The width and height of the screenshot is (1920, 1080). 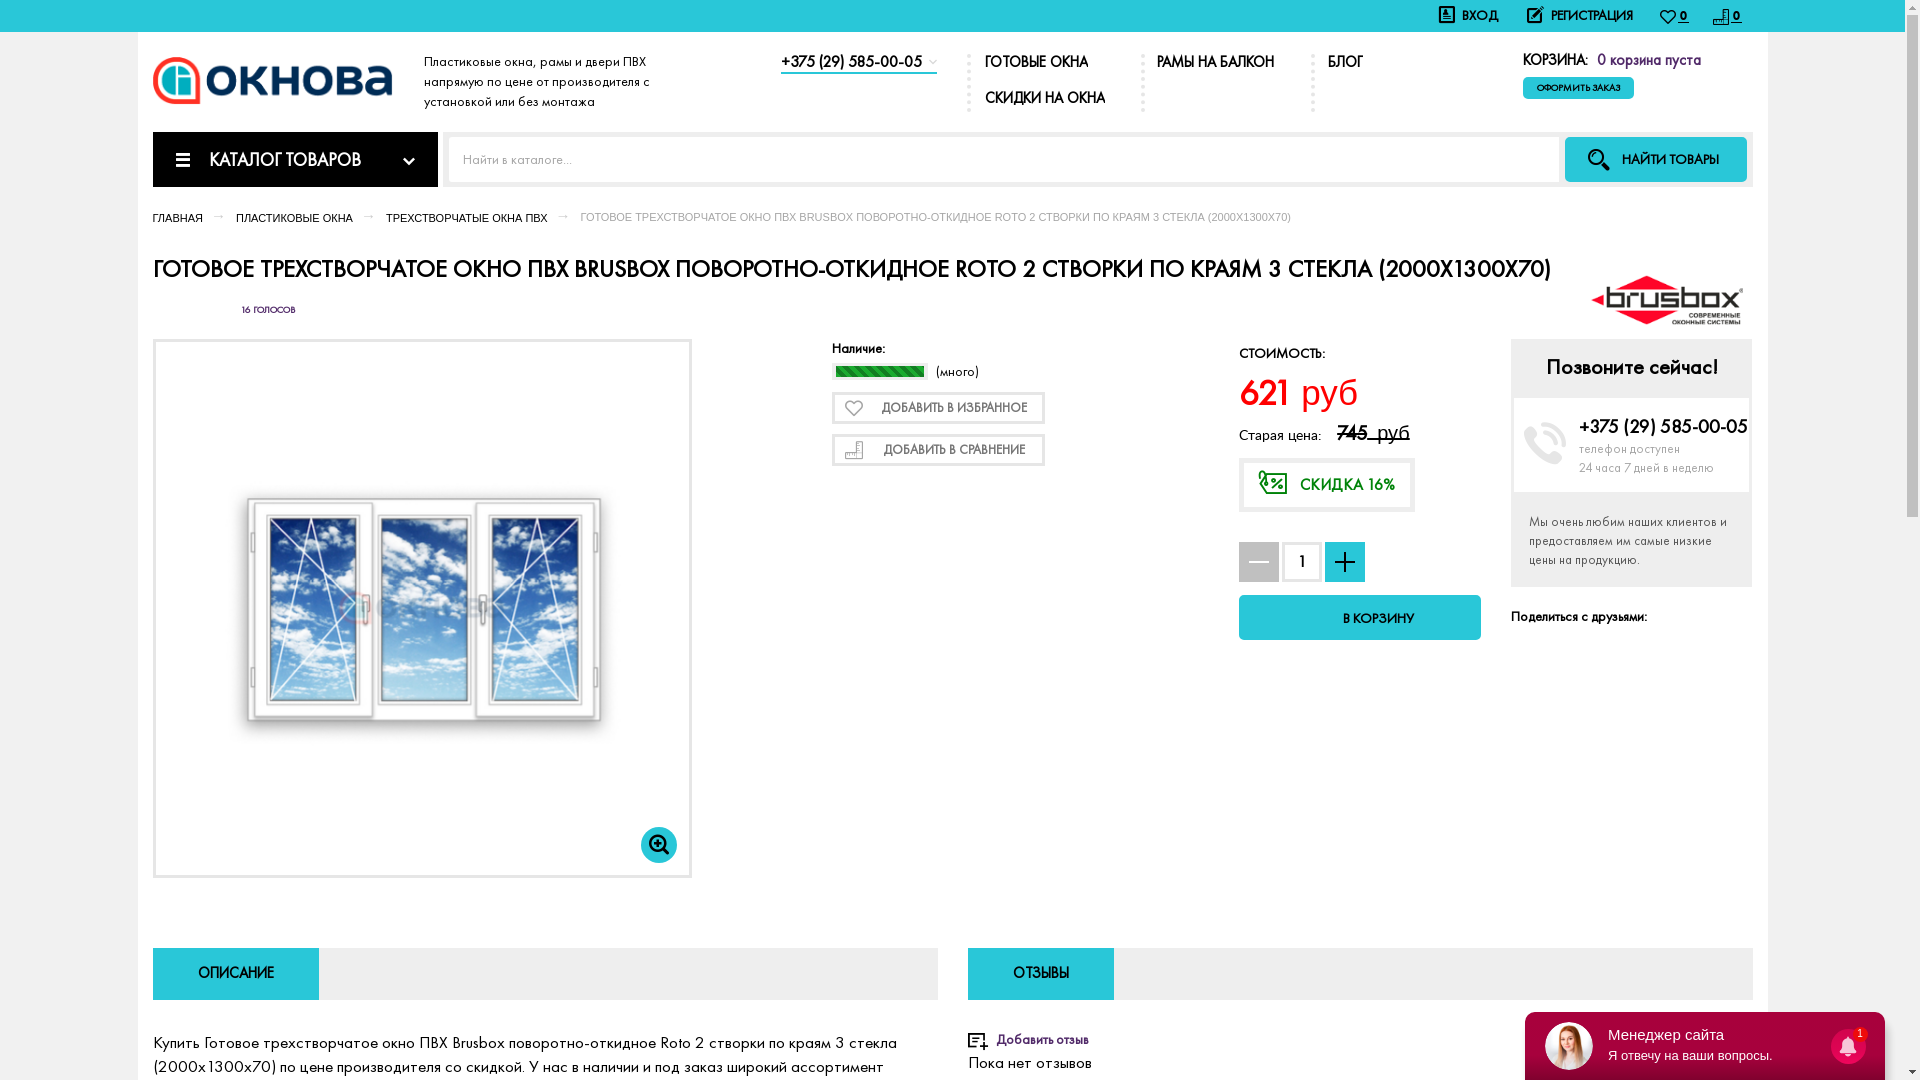 I want to click on 'Brusbox', so click(x=1665, y=296).